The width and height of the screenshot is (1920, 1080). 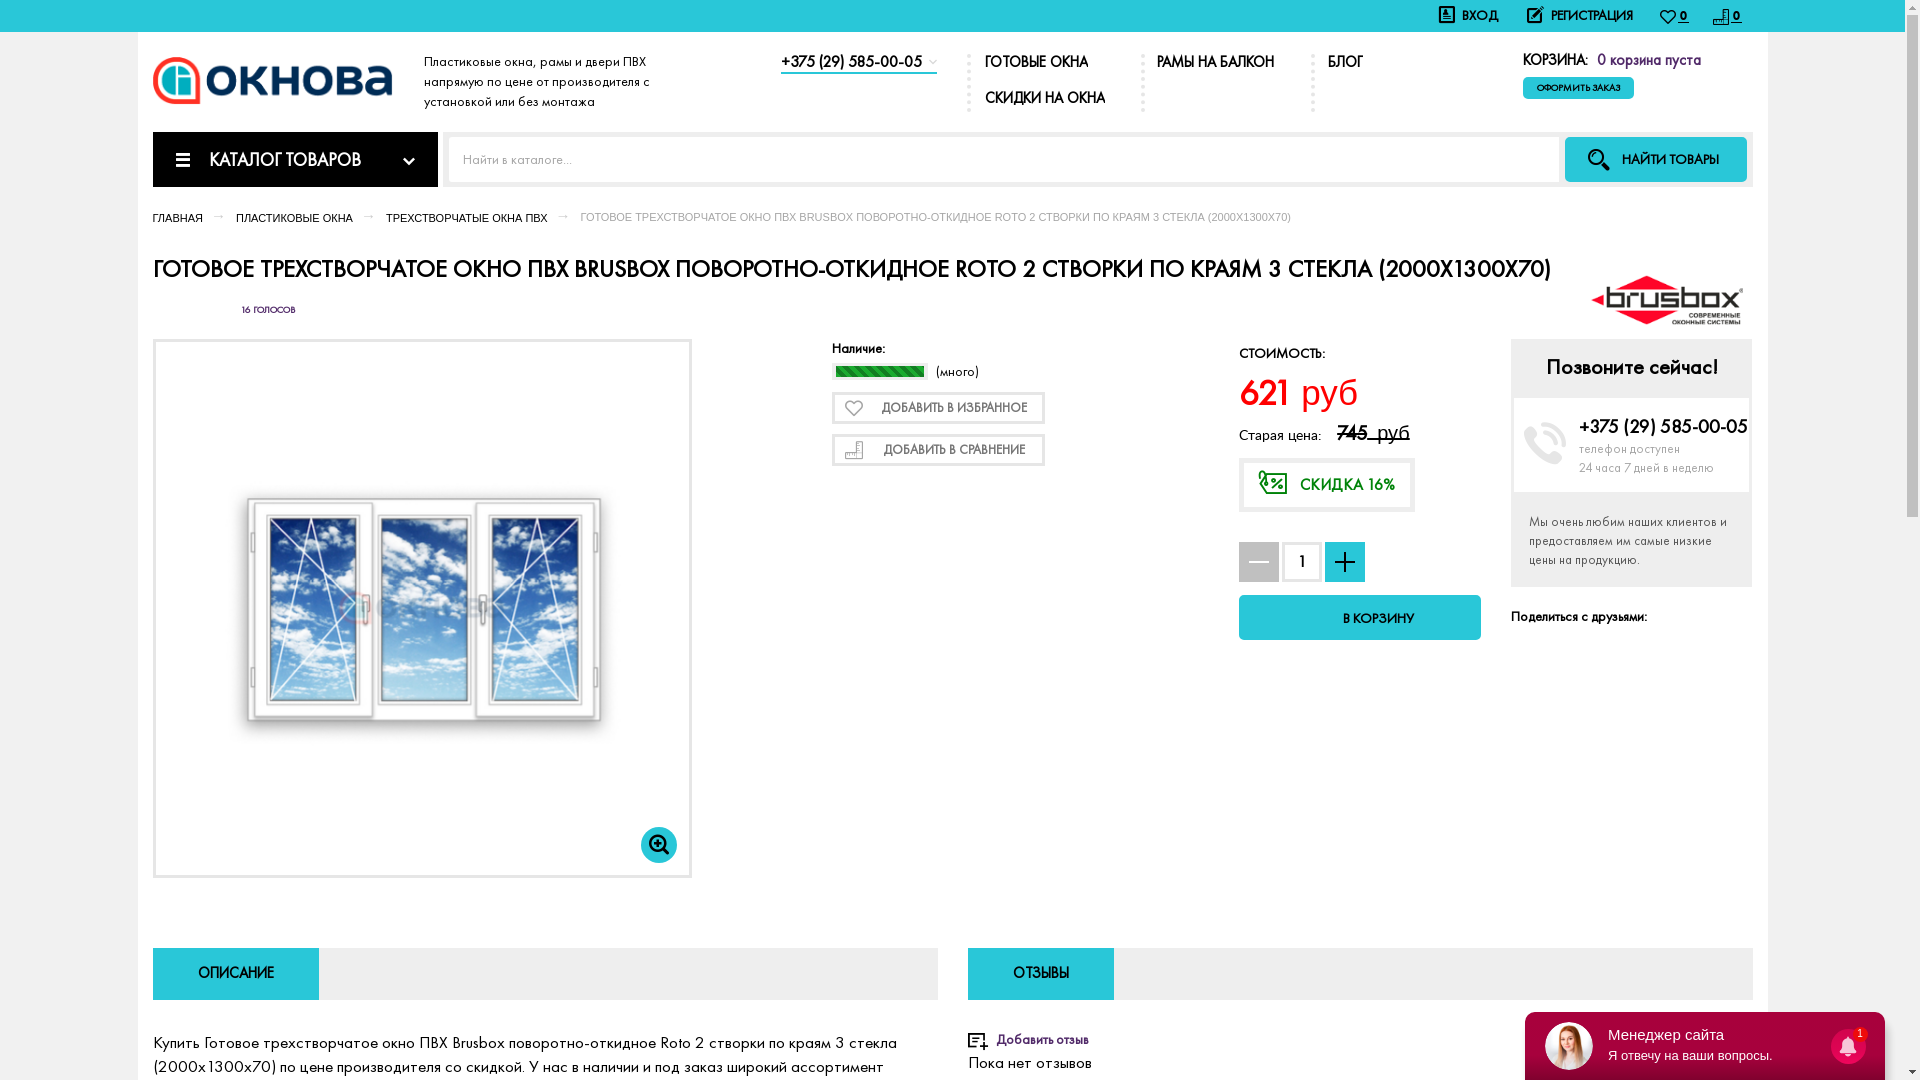 I want to click on 'Brusbox', so click(x=1665, y=296).